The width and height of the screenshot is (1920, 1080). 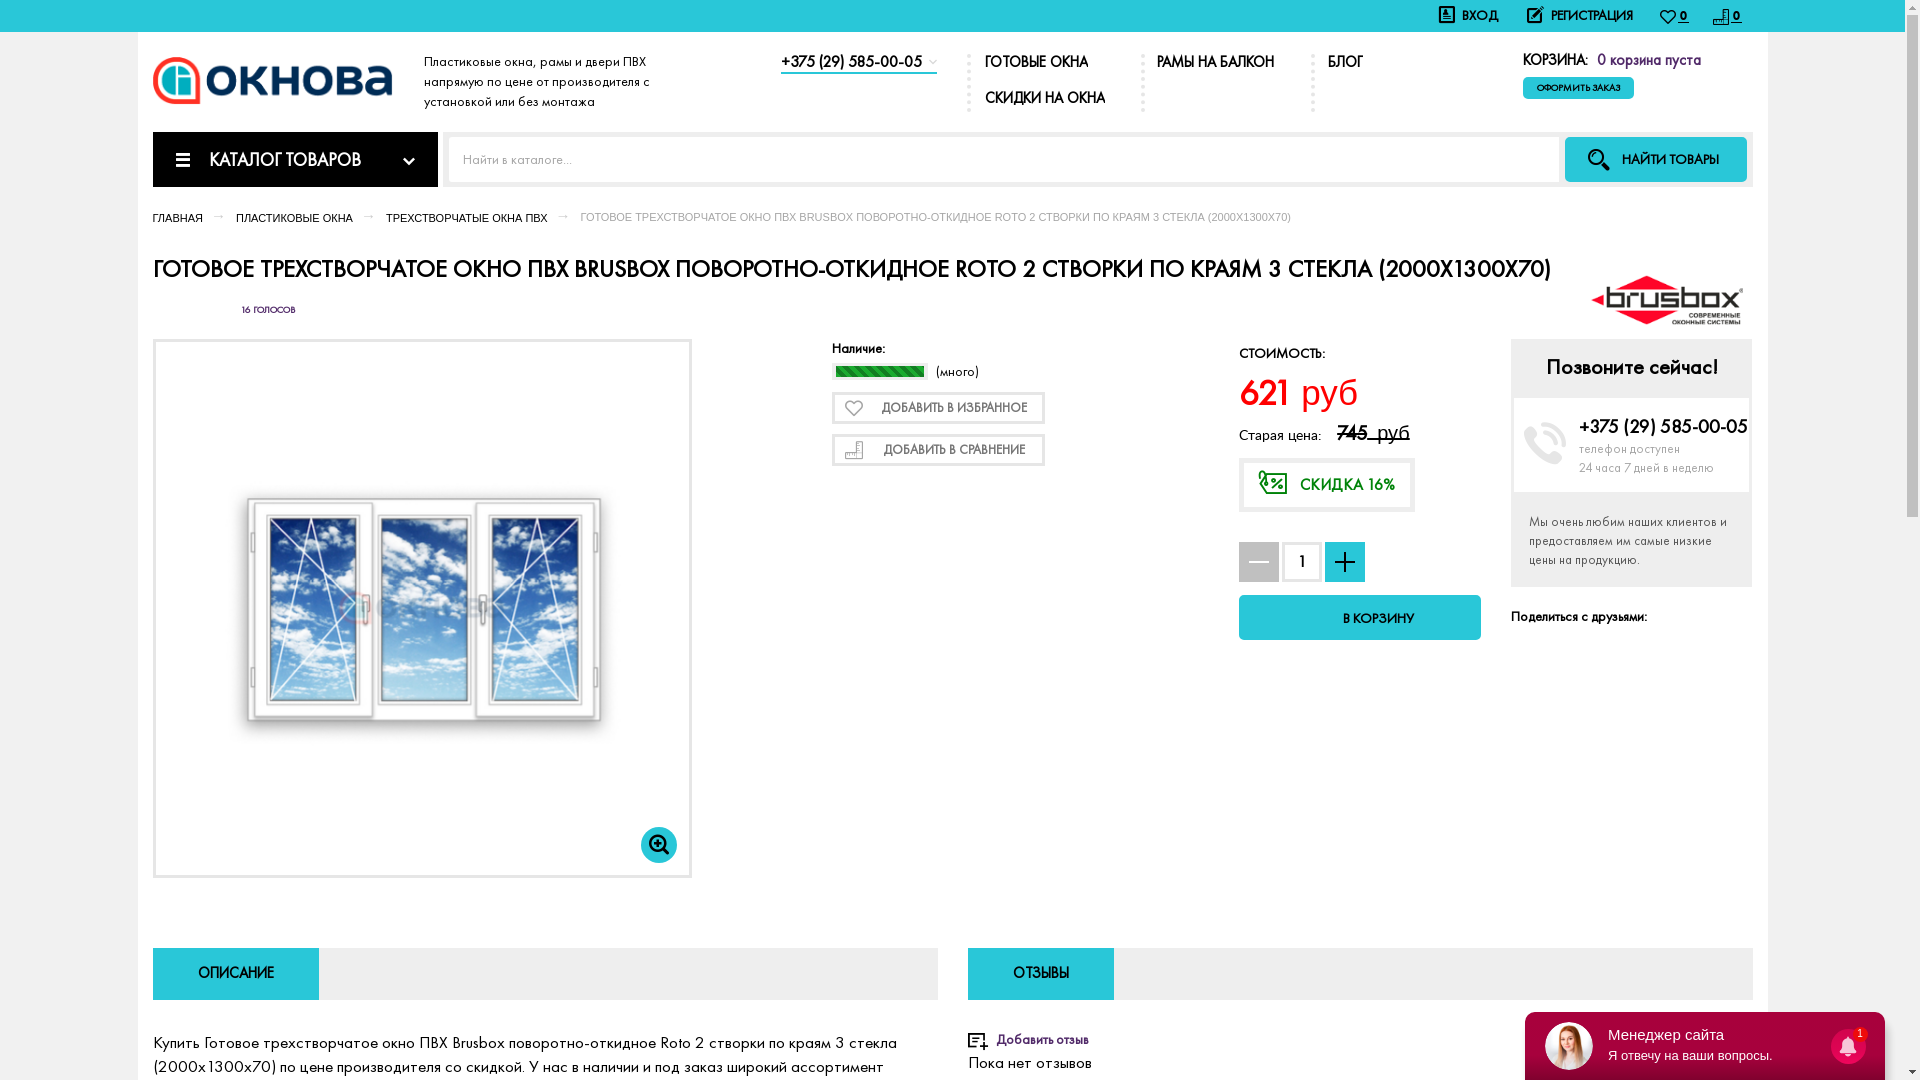 I want to click on 'Brusbox', so click(x=1665, y=296).